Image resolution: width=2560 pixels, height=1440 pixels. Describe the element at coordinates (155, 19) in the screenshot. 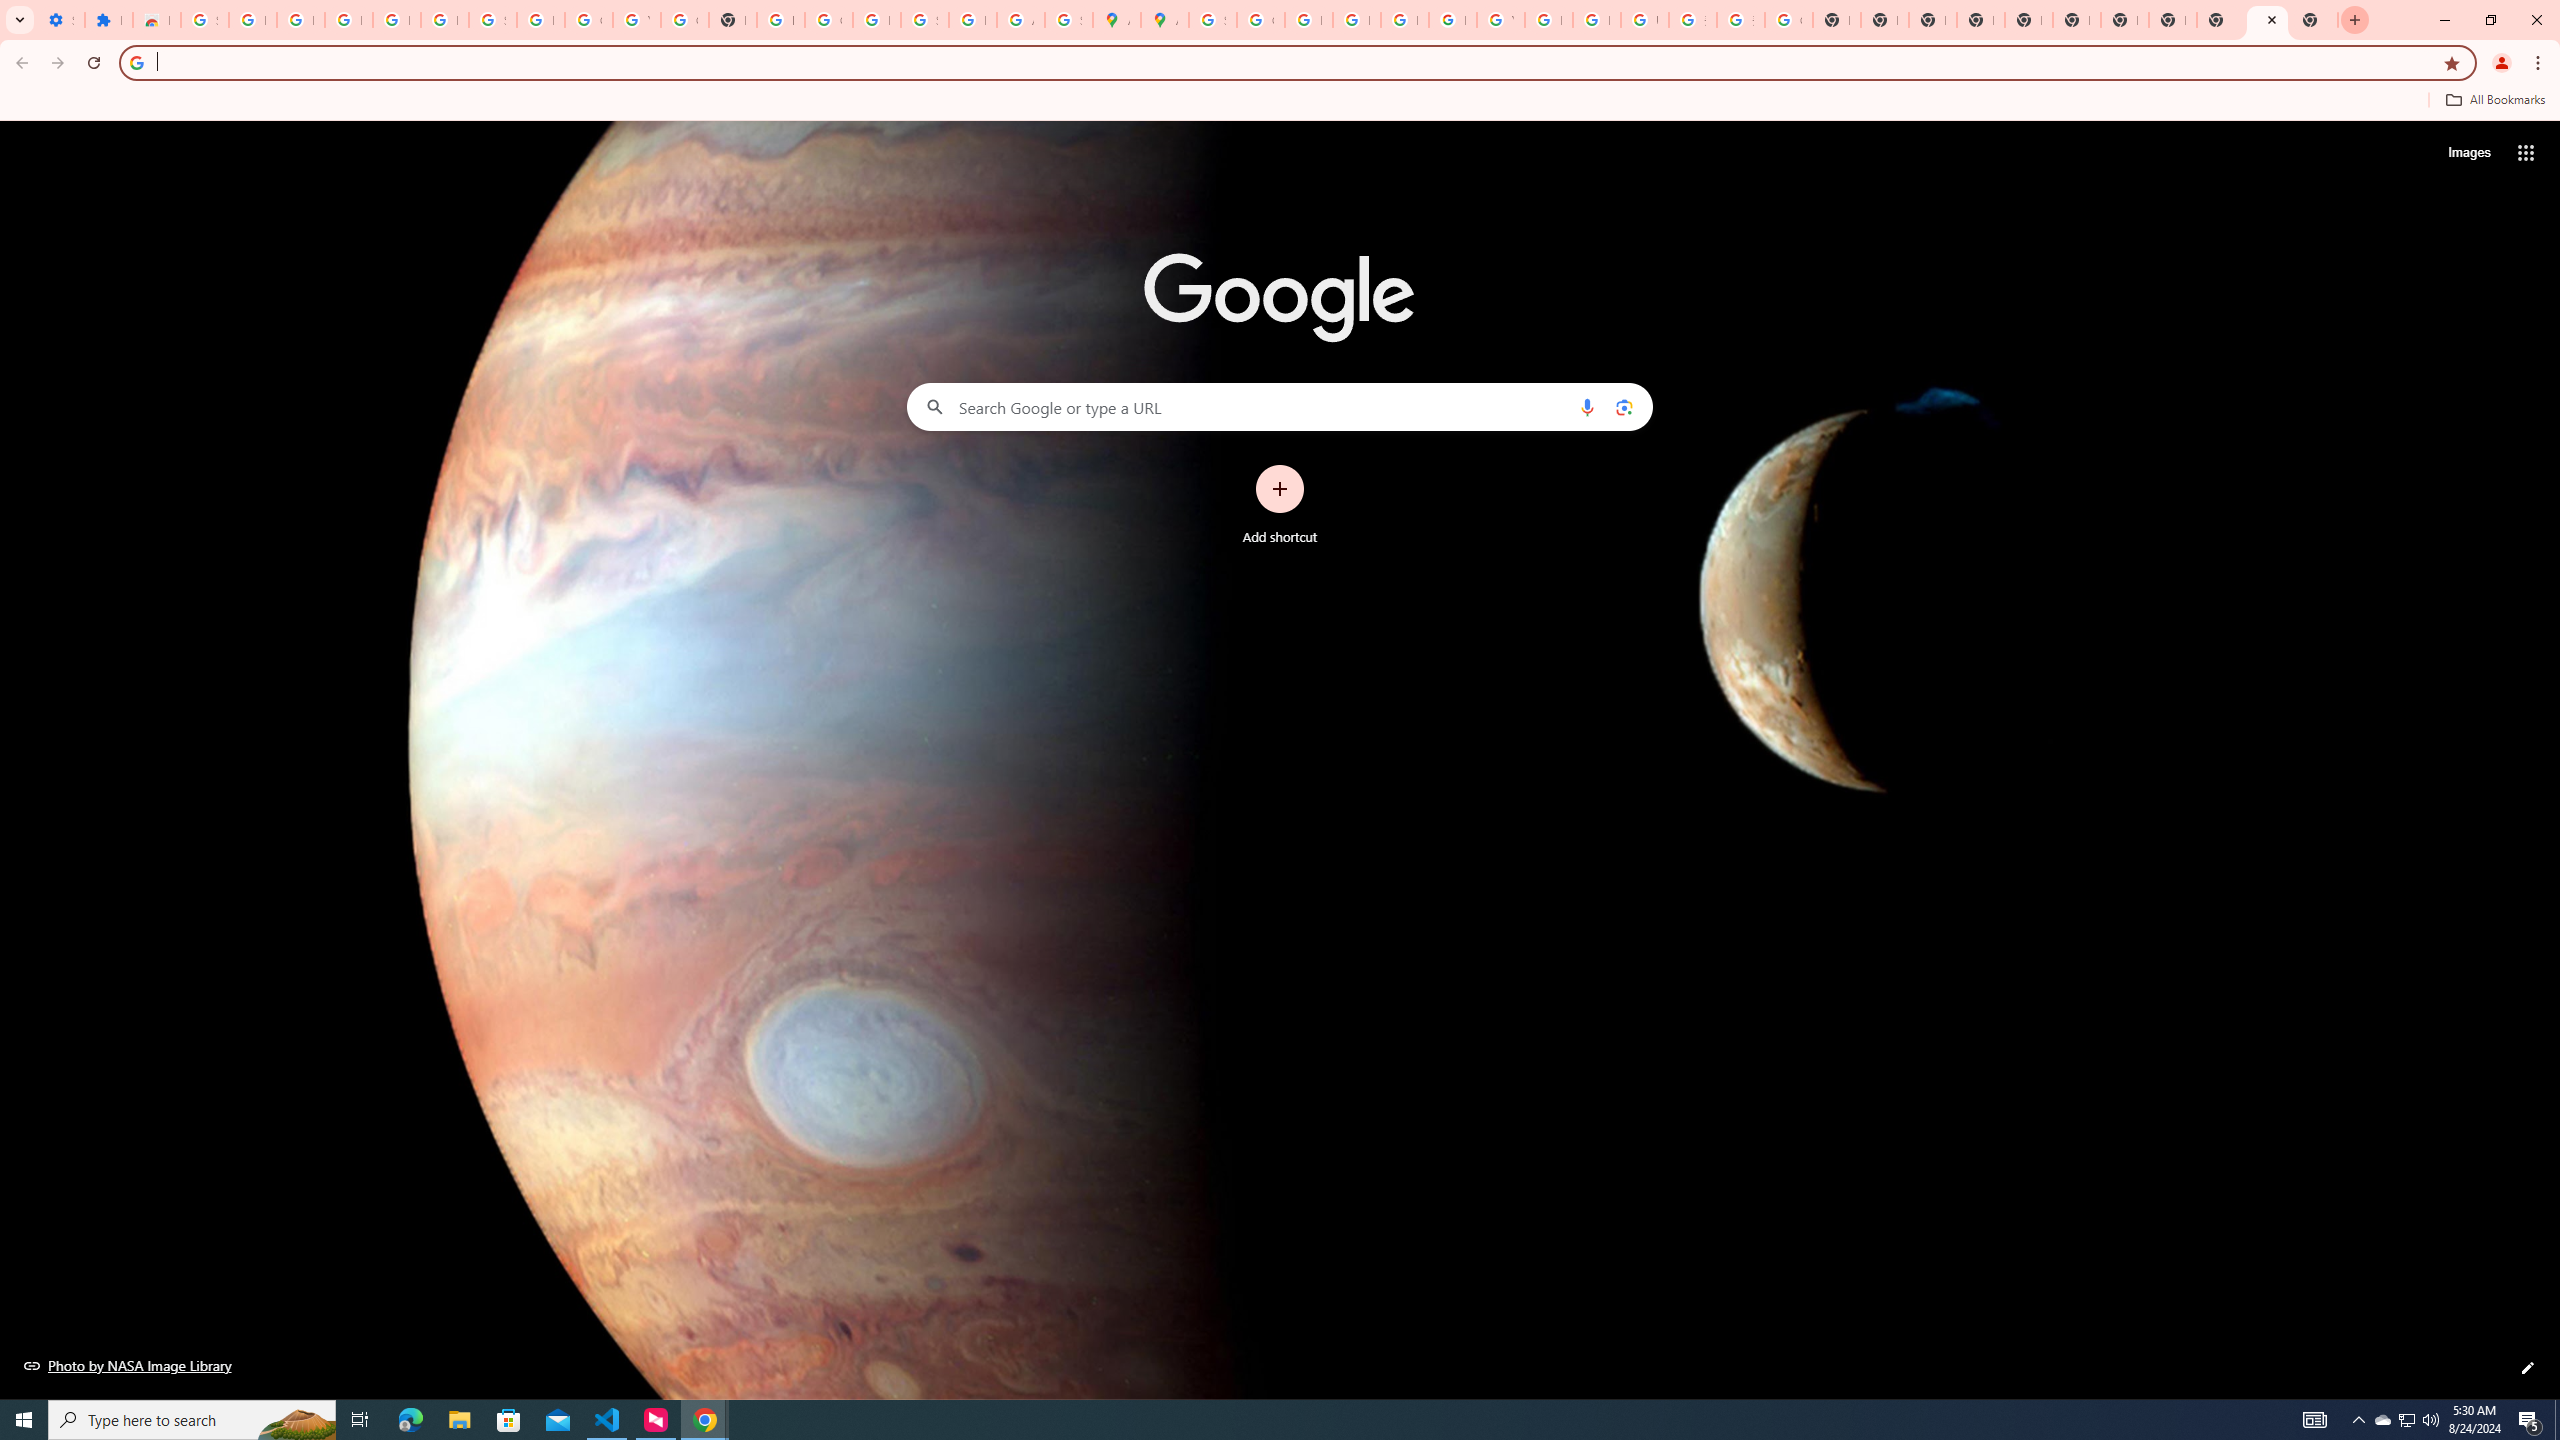

I see `'Reviews: Helix Fruit Jump Arcade Game'` at that location.